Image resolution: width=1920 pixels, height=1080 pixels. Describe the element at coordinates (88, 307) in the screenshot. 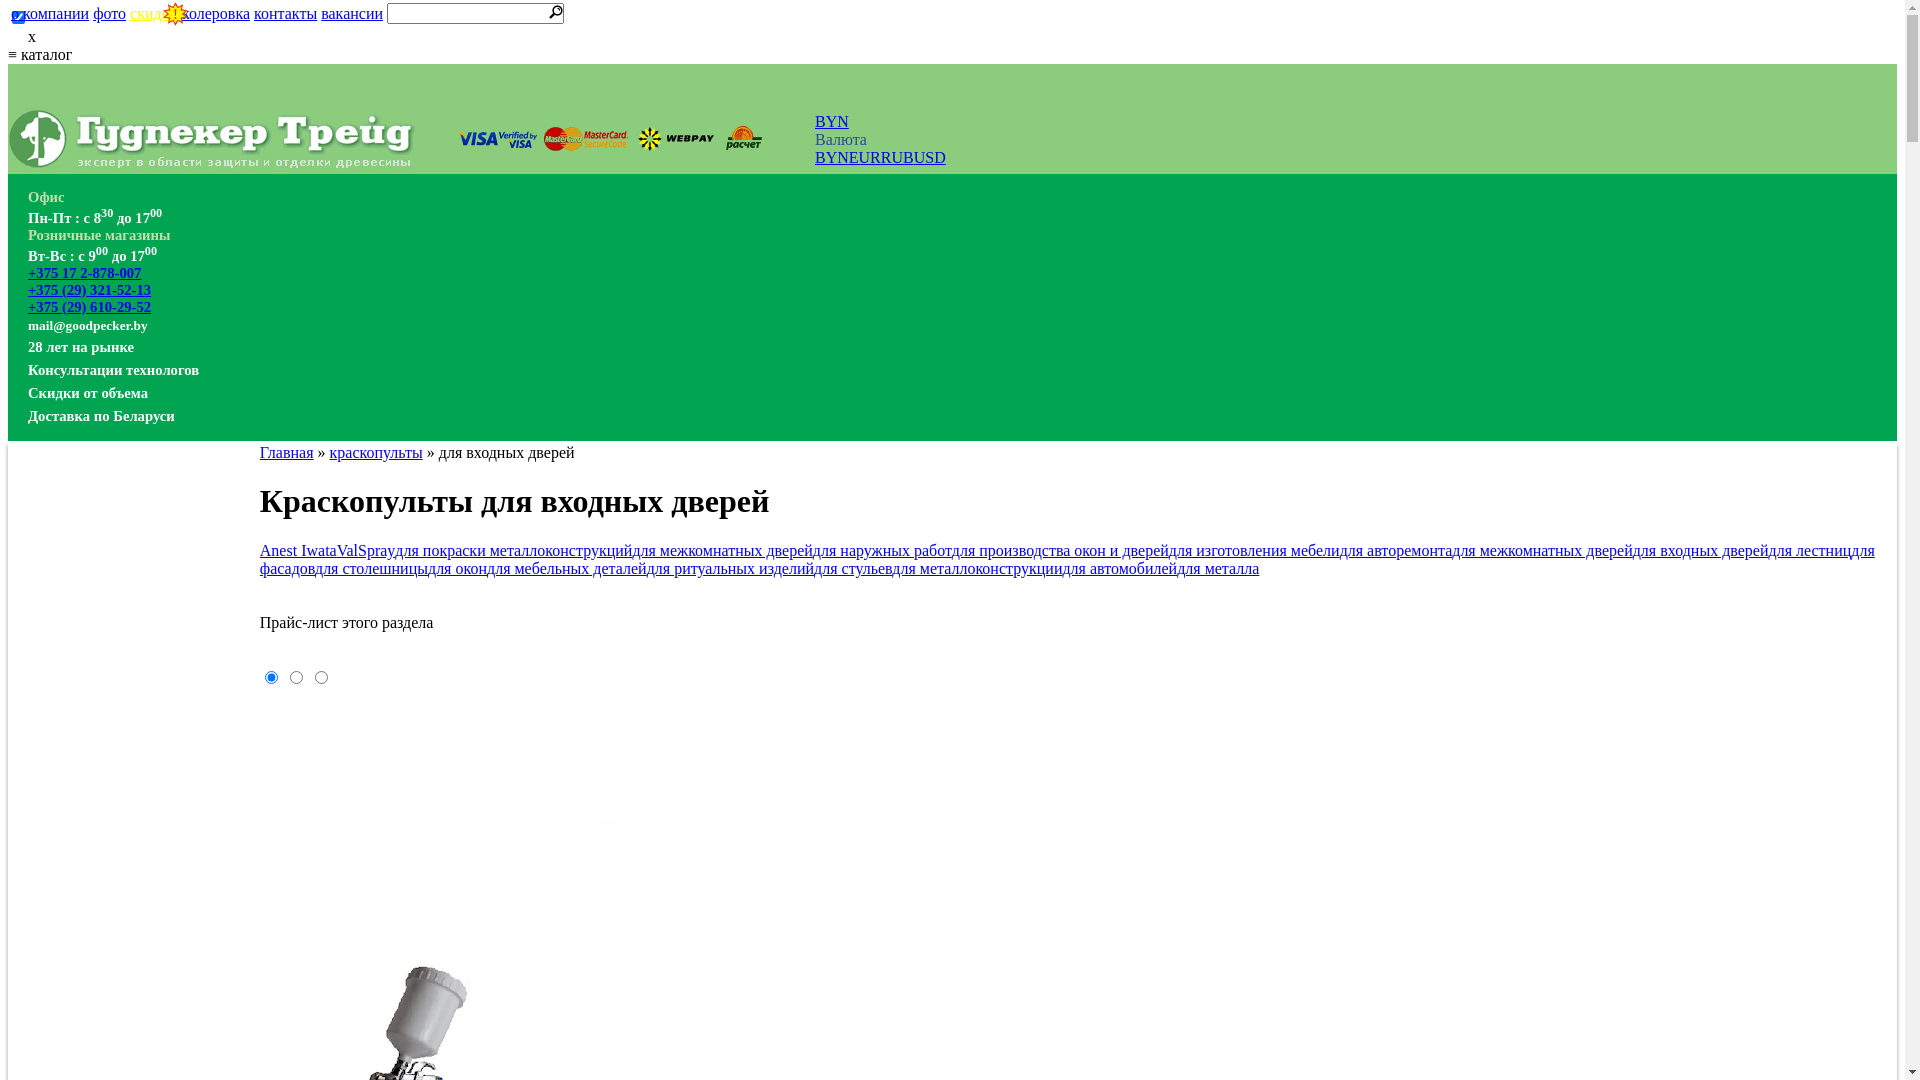

I see `'+375 (29) 610-29-52'` at that location.